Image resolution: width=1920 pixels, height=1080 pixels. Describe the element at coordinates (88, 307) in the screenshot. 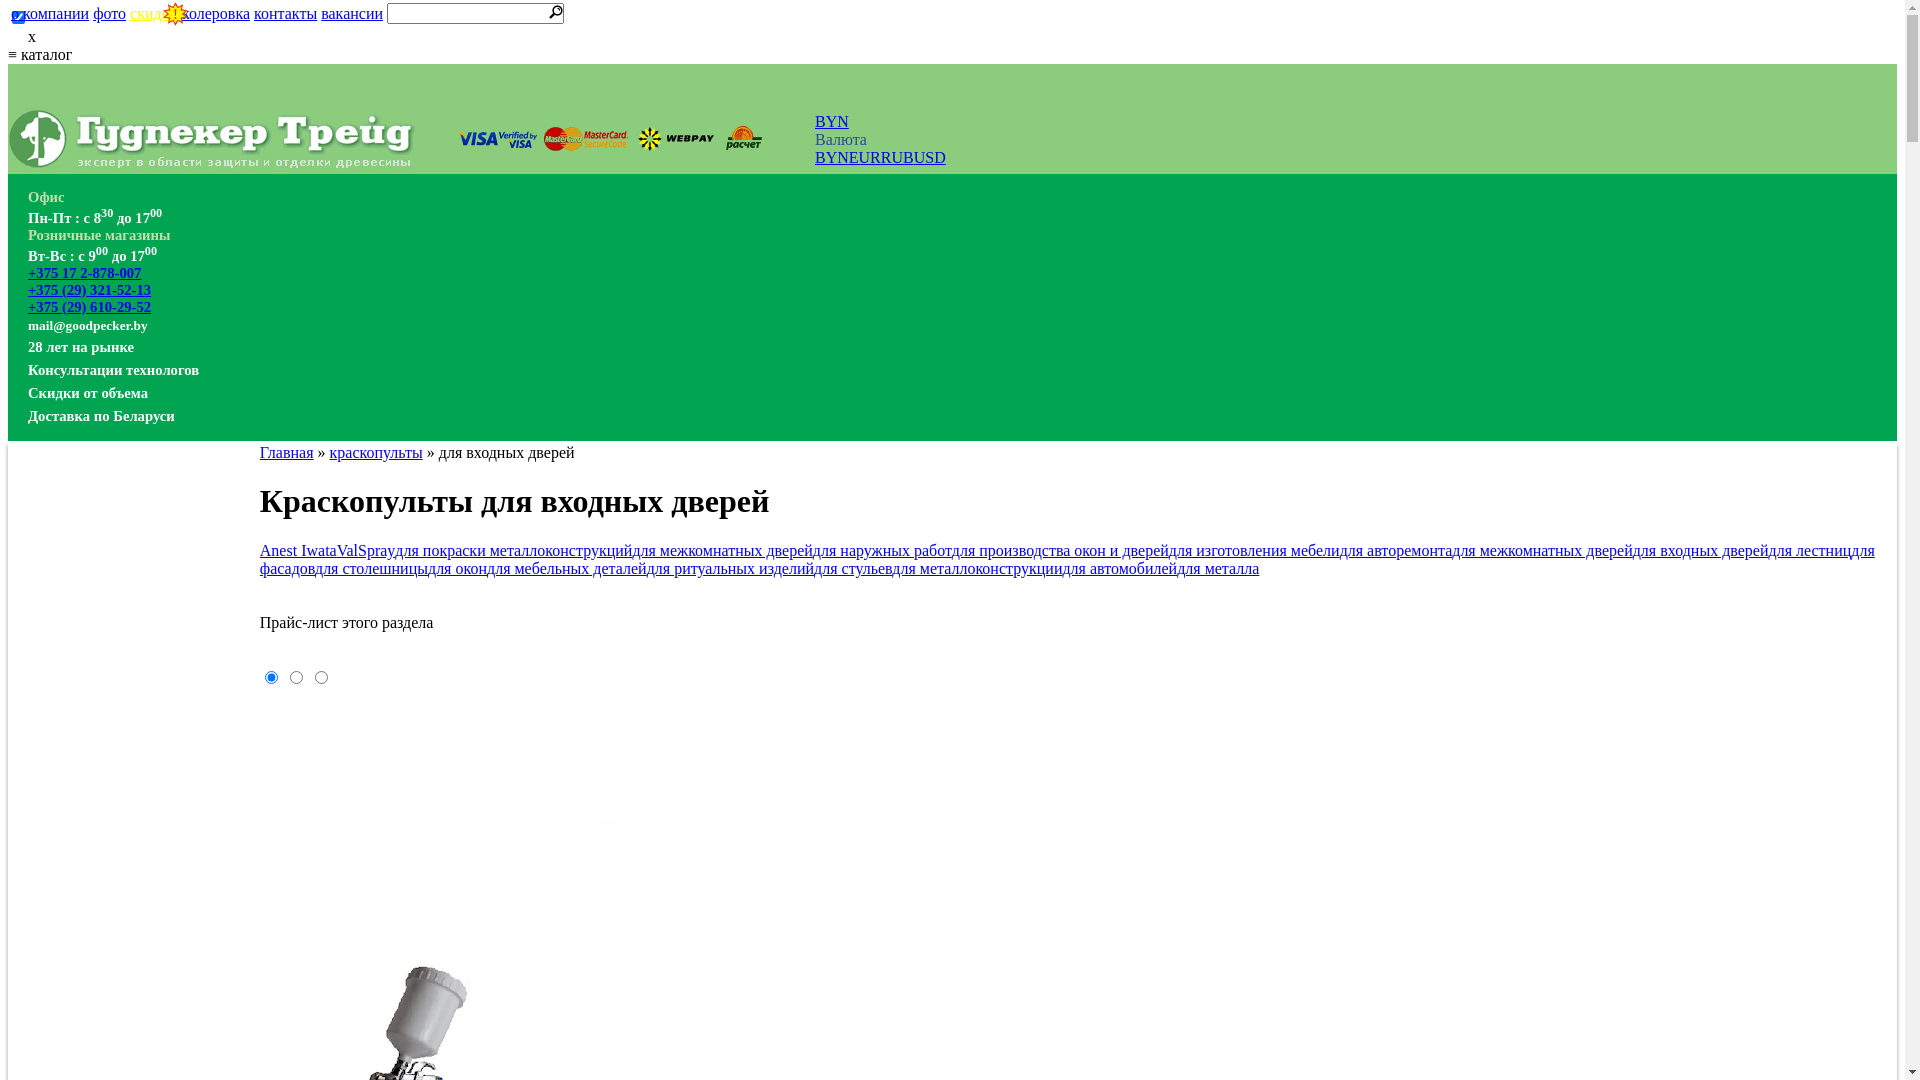

I see `'+375 (29) 610-29-52'` at that location.